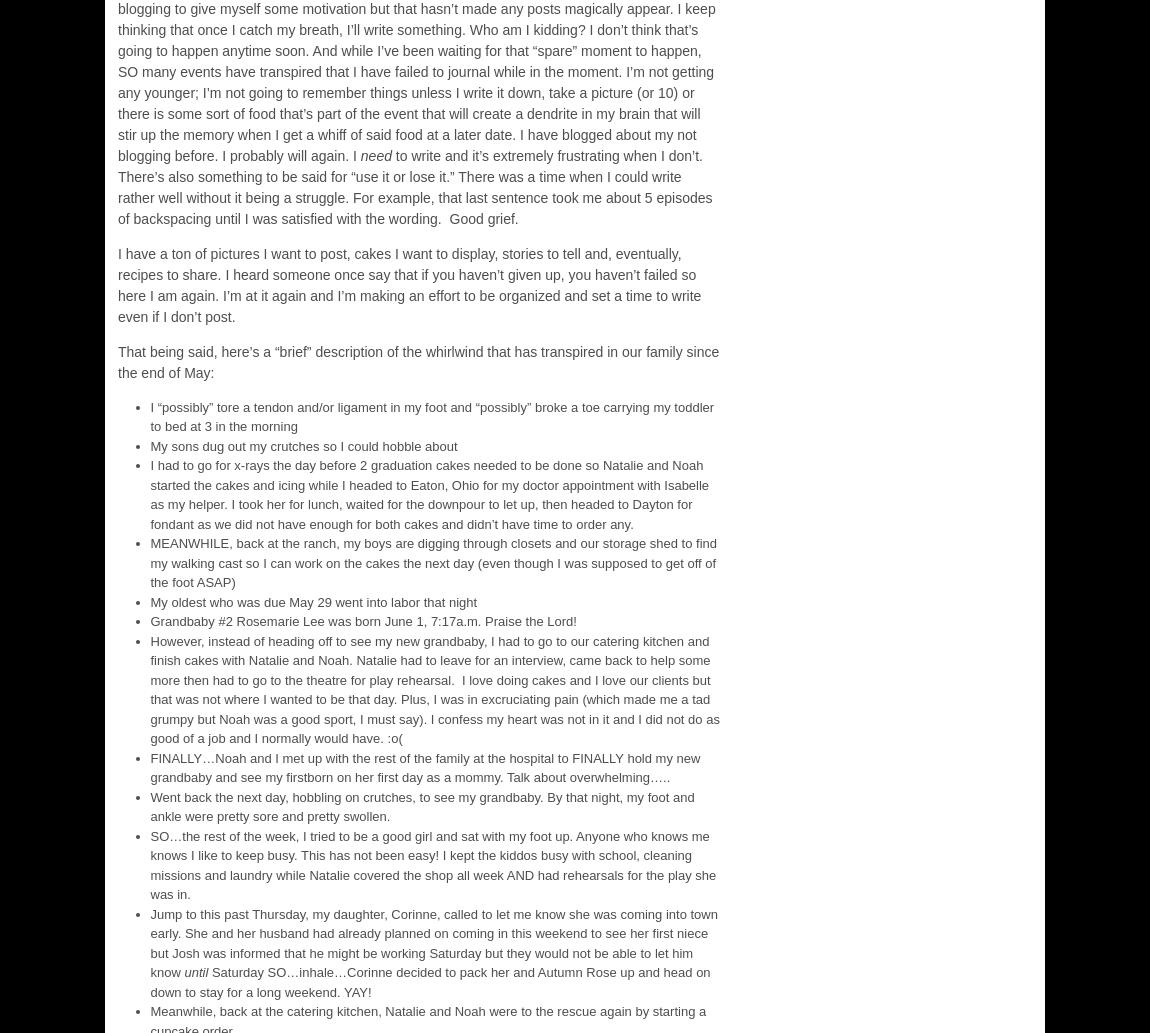 The width and height of the screenshot is (1150, 1033). Describe the element at coordinates (194, 971) in the screenshot. I see `'until'` at that location.